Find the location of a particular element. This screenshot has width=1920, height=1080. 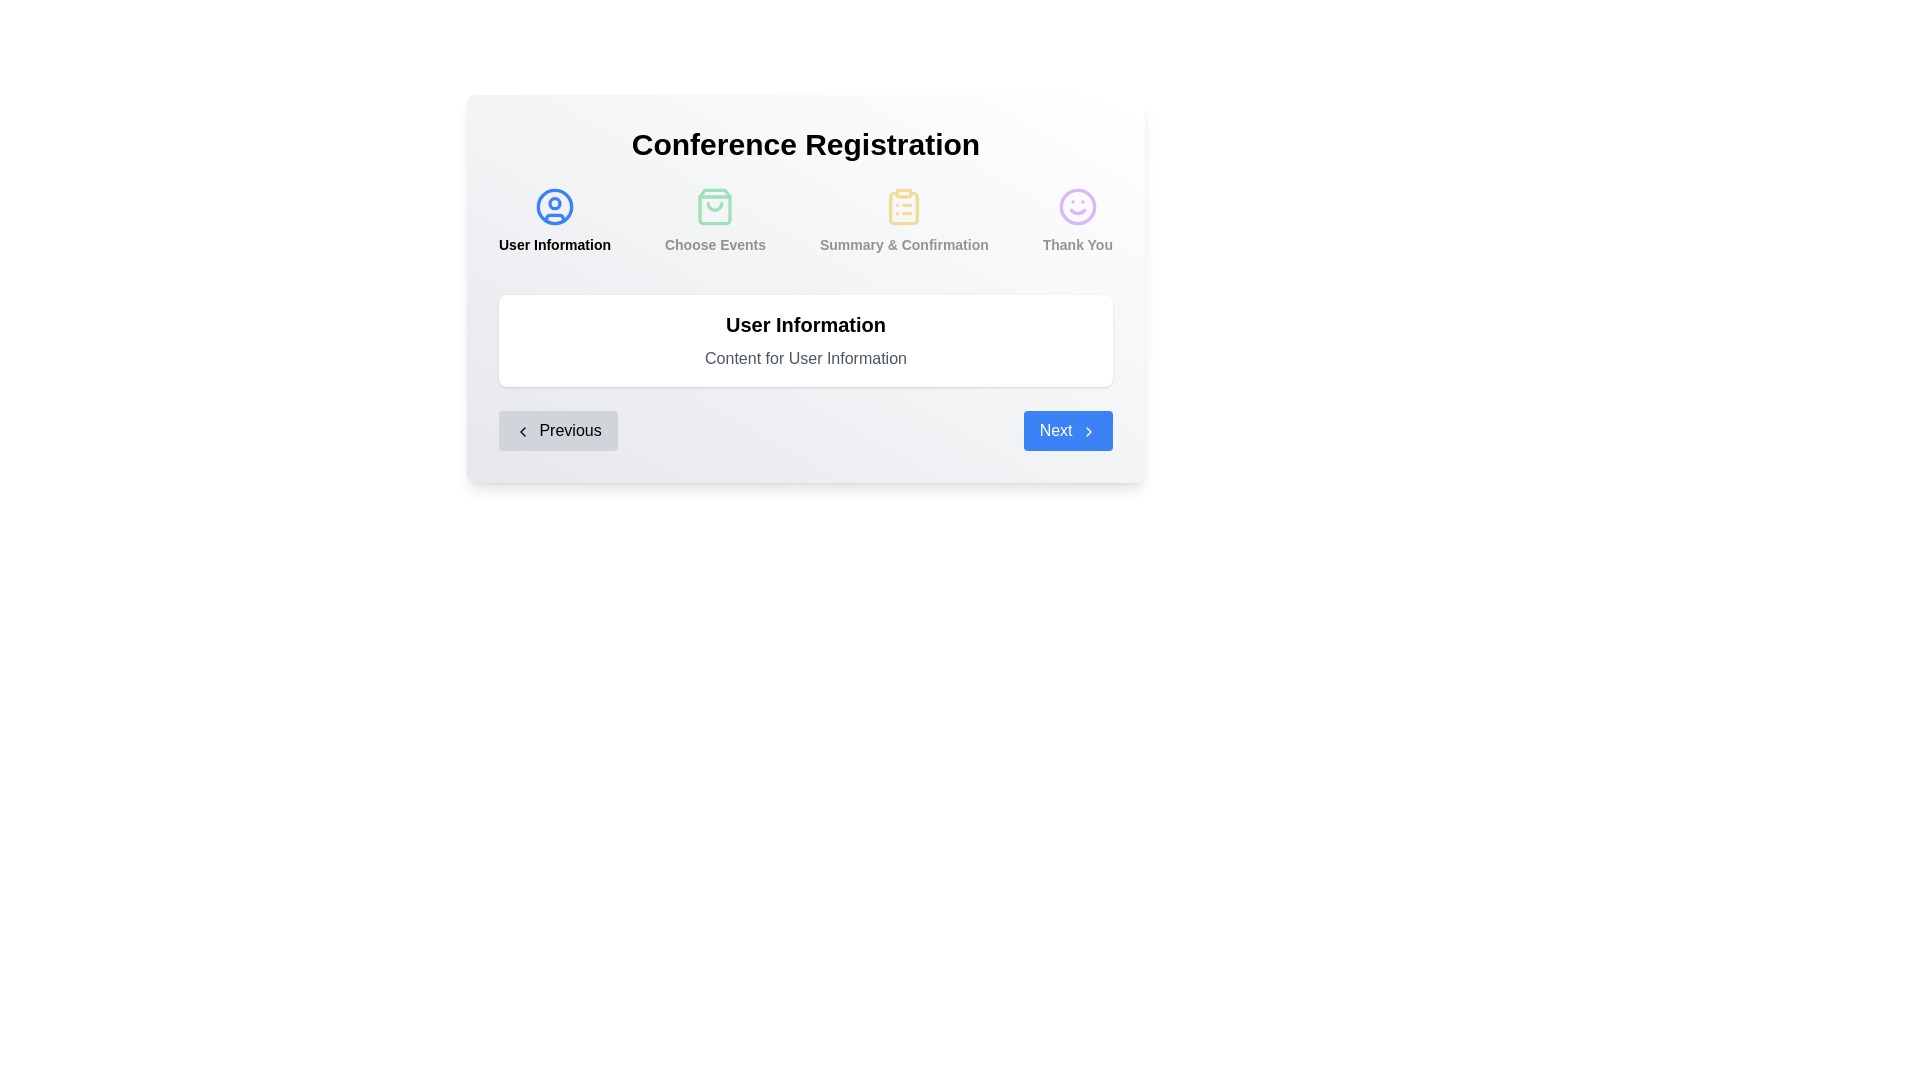

the 'Thank You' label in the navigation bar, which is represented by a purple smiling face icon and a text label beneath it is located at coordinates (1076, 220).